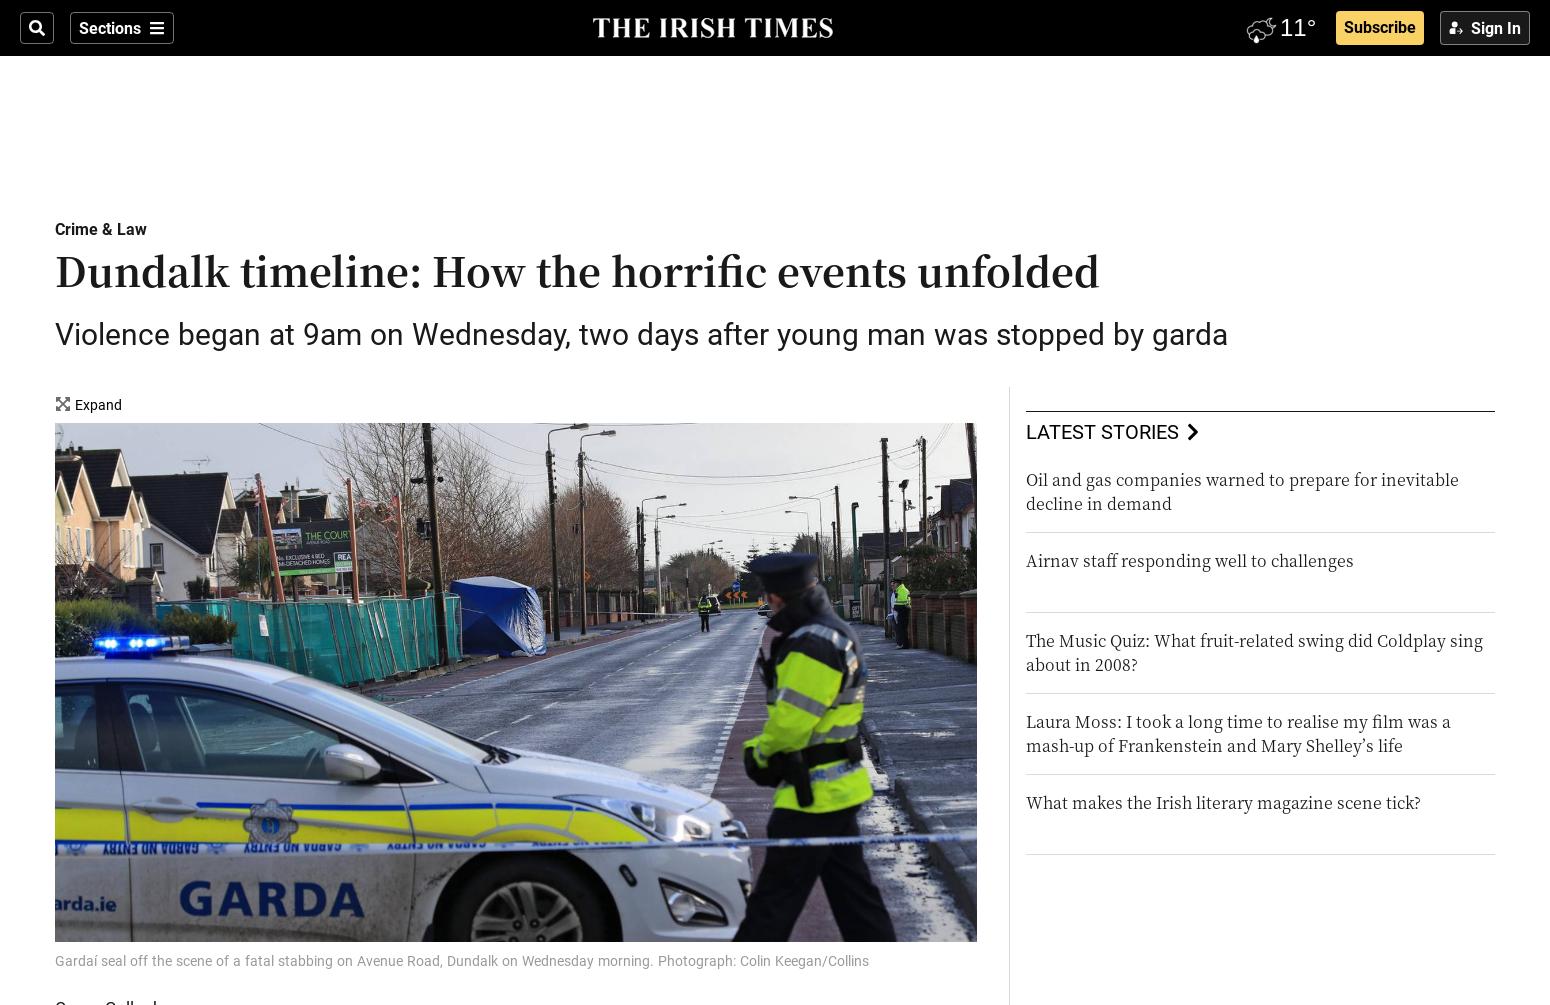  I want to click on 'Sections', so click(79, 28).